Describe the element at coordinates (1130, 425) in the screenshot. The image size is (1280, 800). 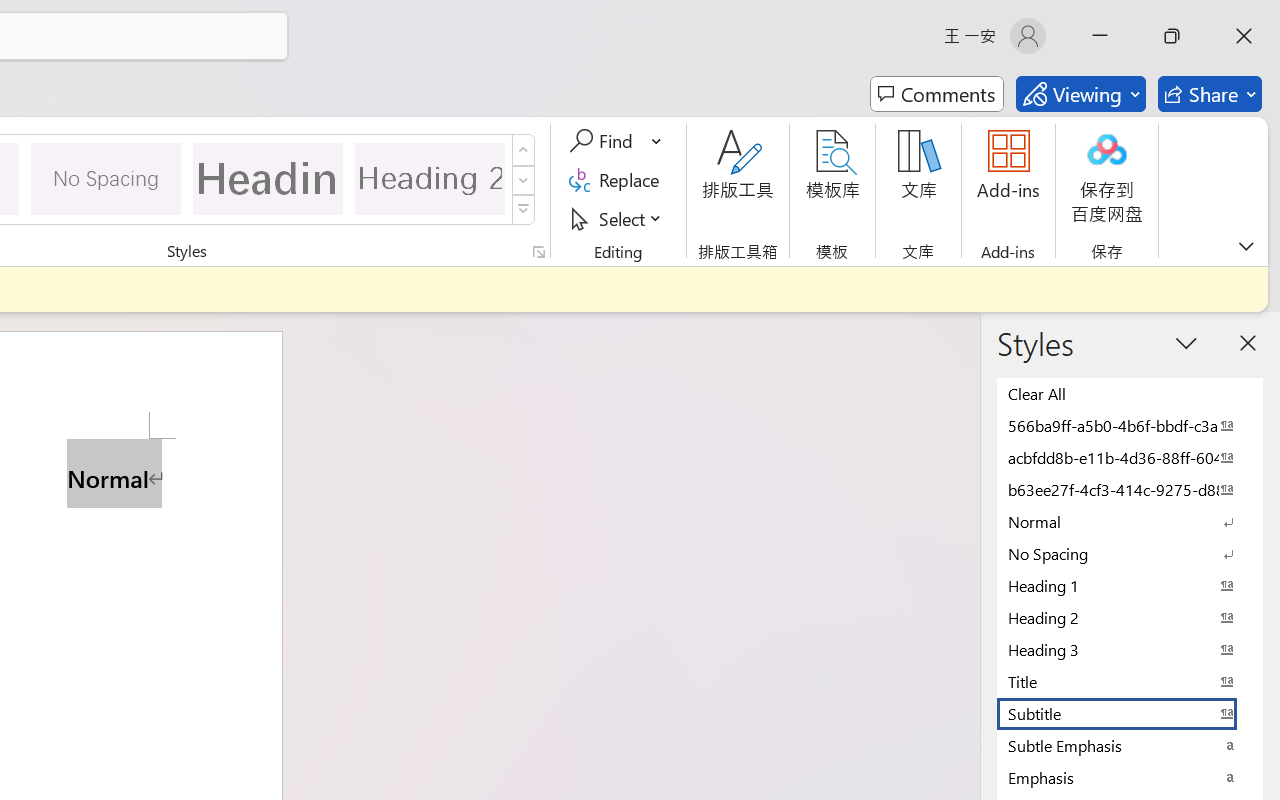
I see `'566ba9ff-a5b0-4b6f-bbdf-c3ab41993fc2'` at that location.